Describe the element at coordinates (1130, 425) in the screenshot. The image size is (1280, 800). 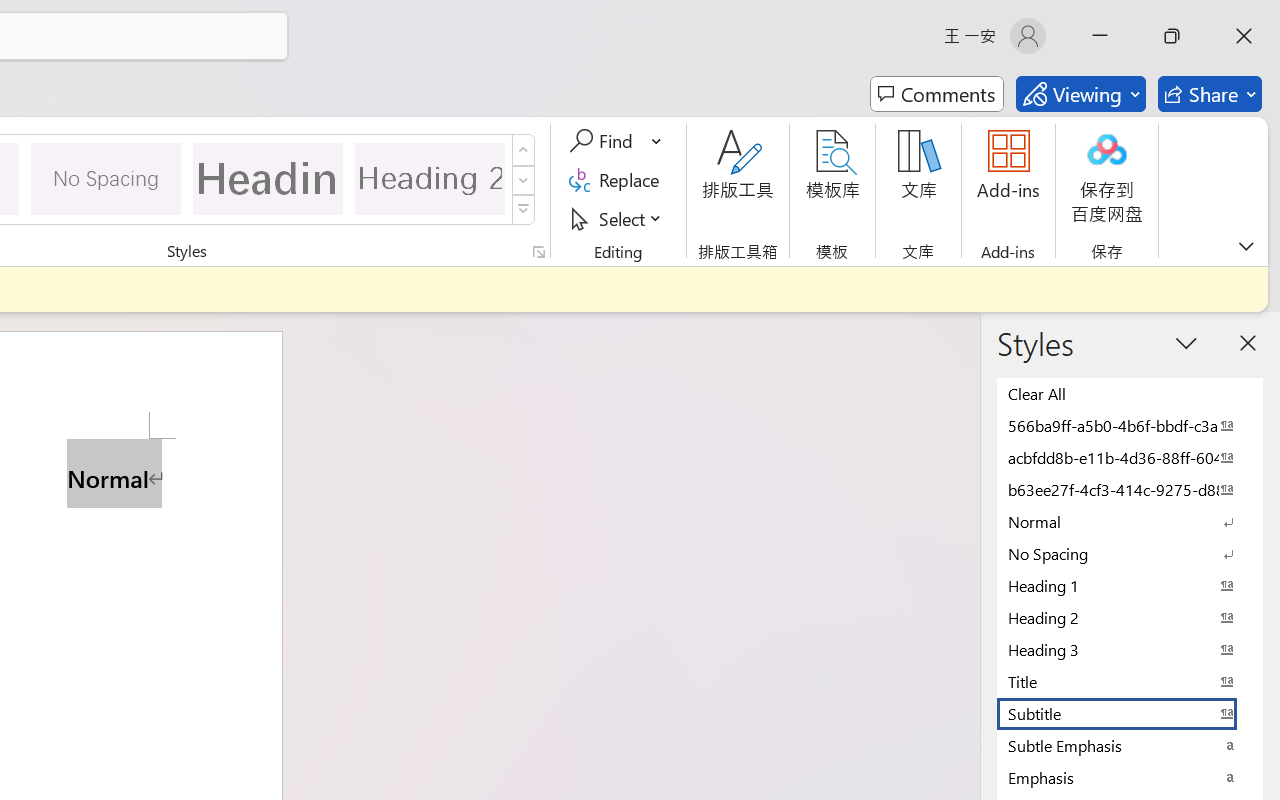
I see `'566ba9ff-a5b0-4b6f-bbdf-c3ab41993fc2'` at that location.